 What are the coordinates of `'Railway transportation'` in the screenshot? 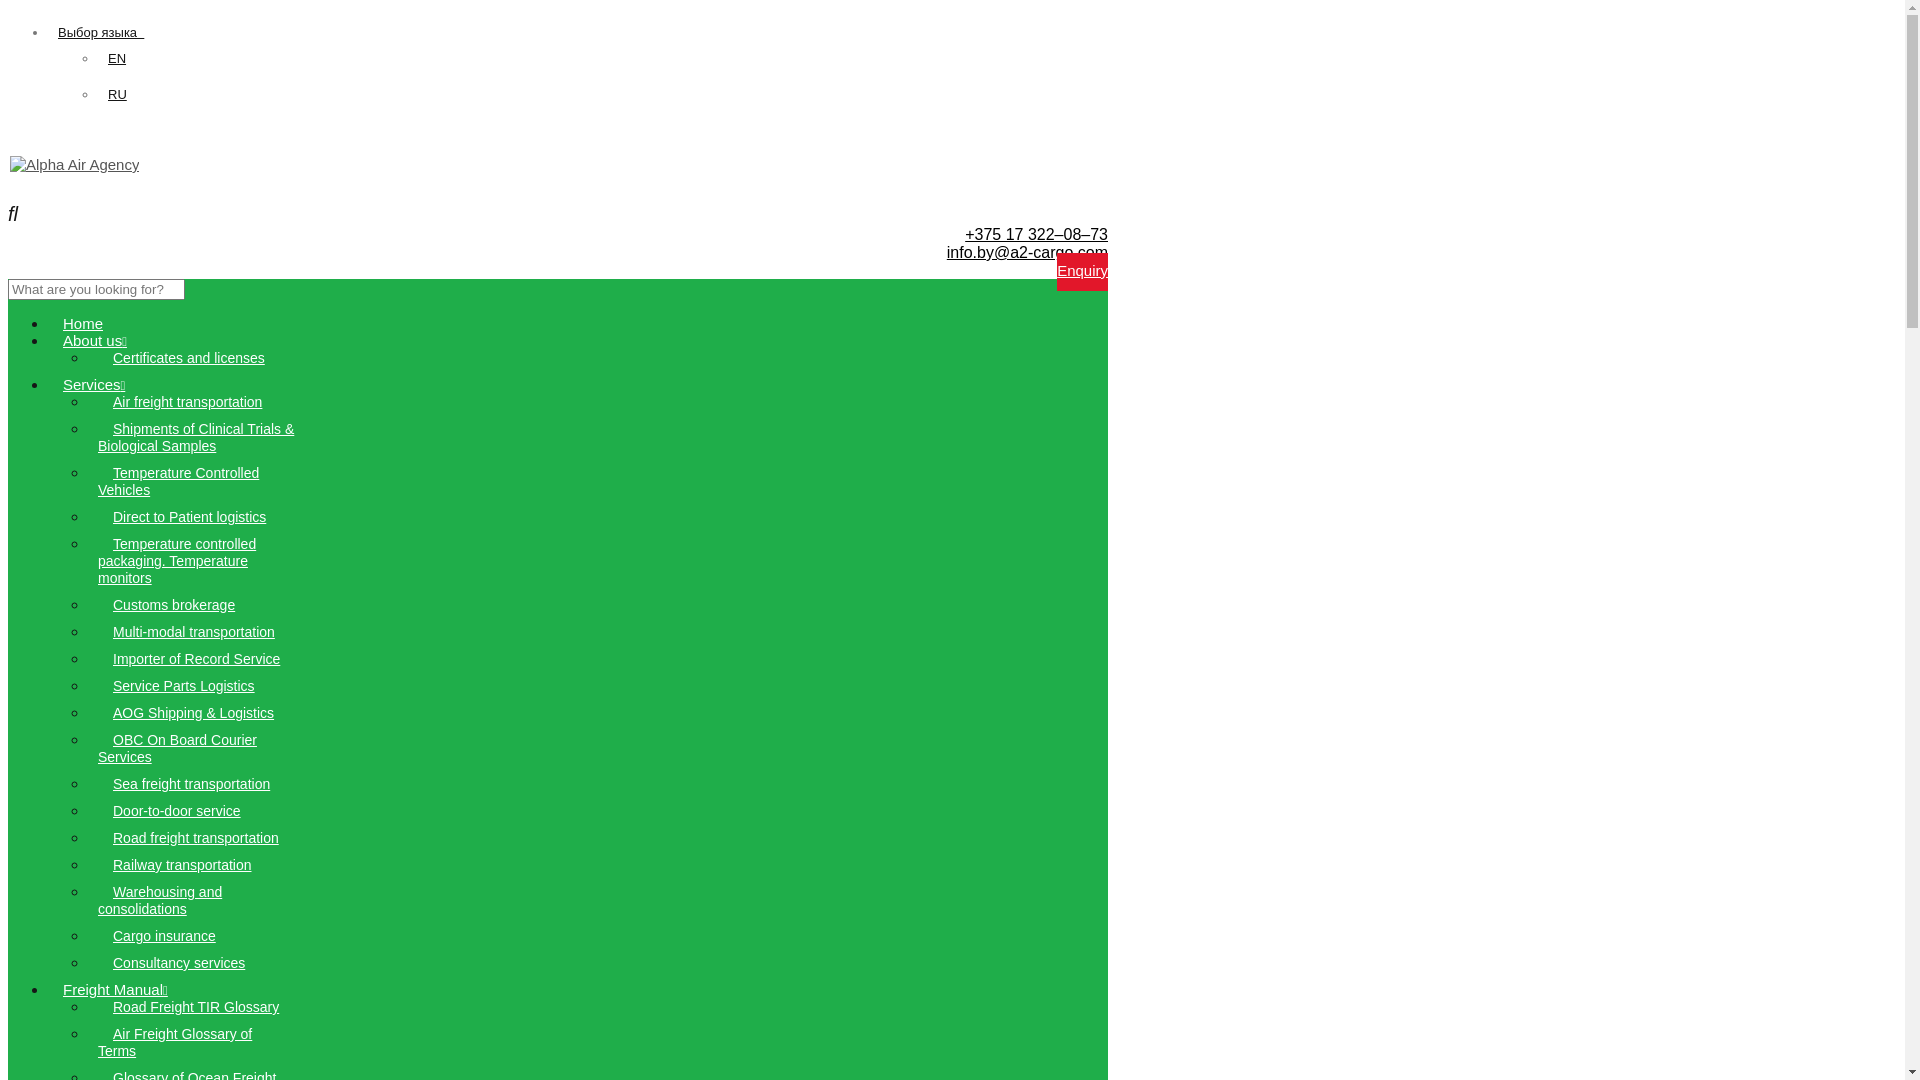 It's located at (182, 863).